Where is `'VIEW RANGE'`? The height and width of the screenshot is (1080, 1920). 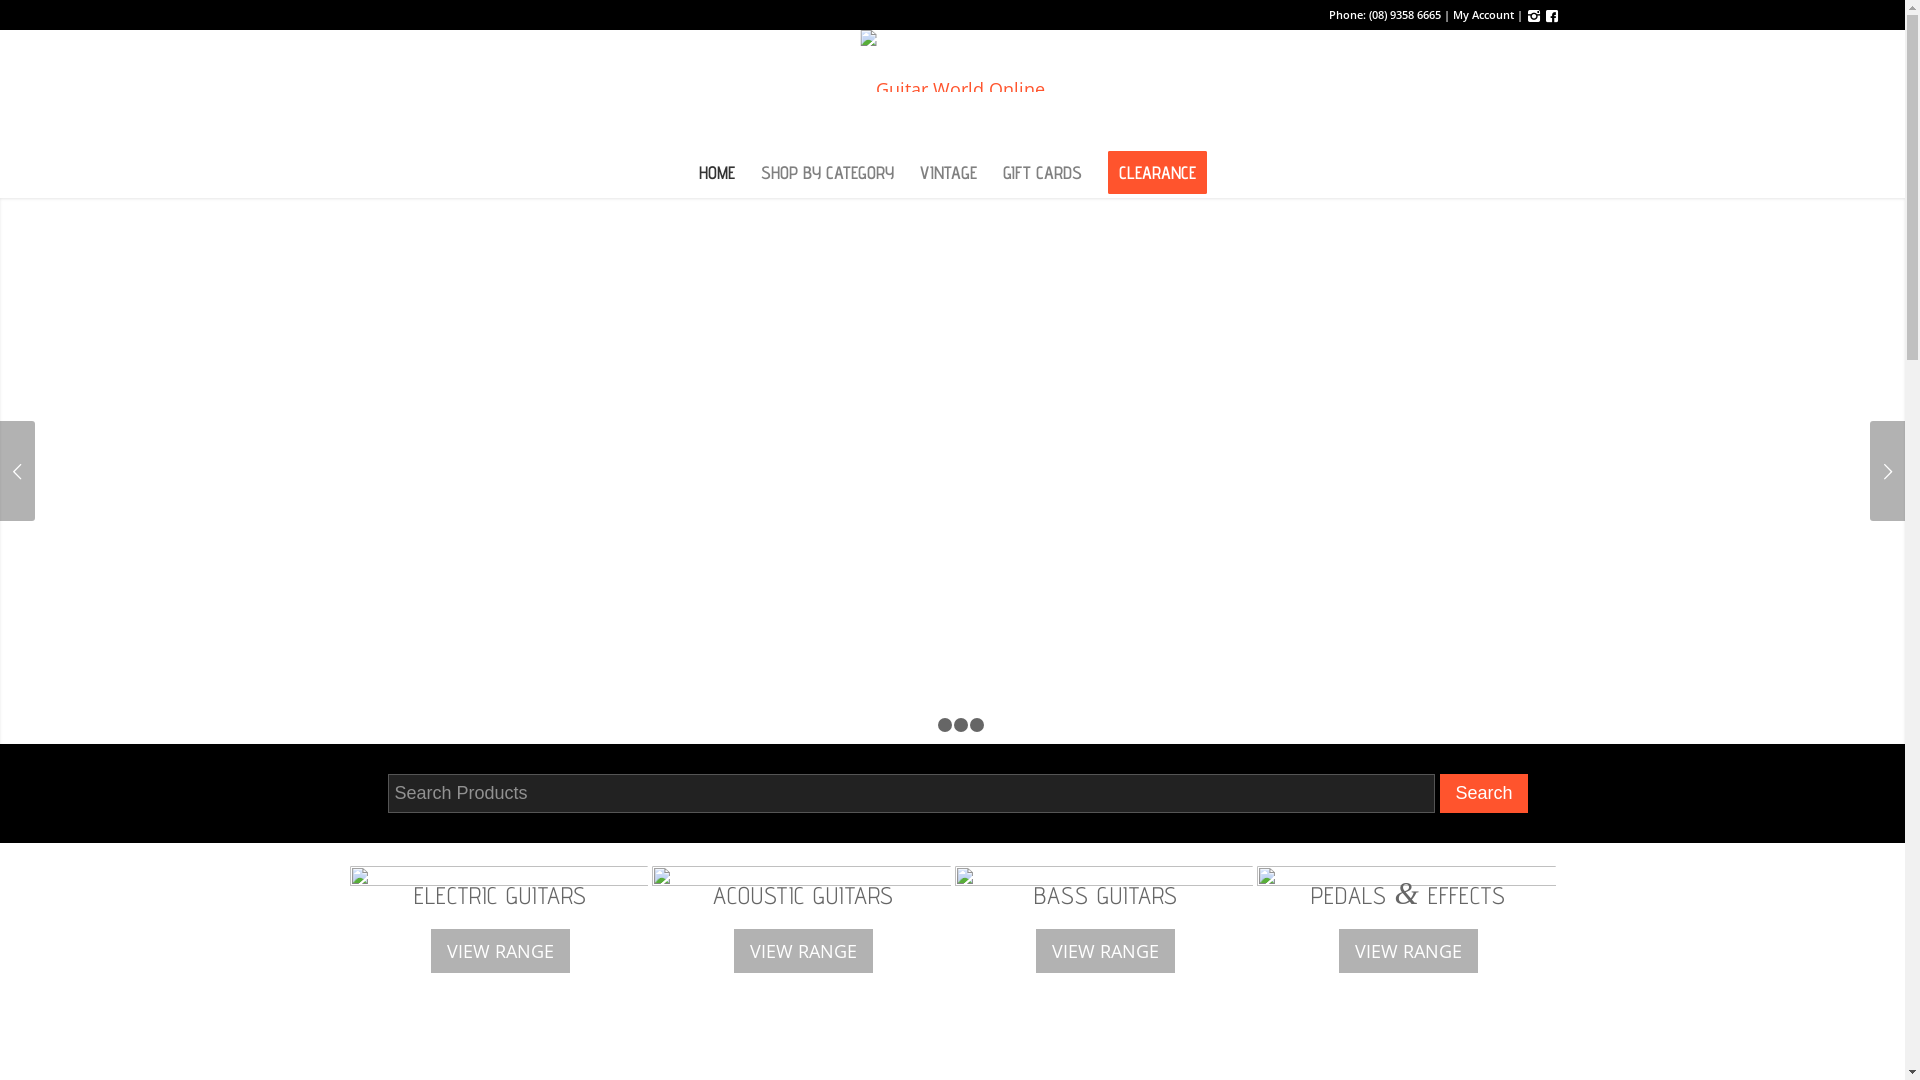 'VIEW RANGE' is located at coordinates (1032, 950).